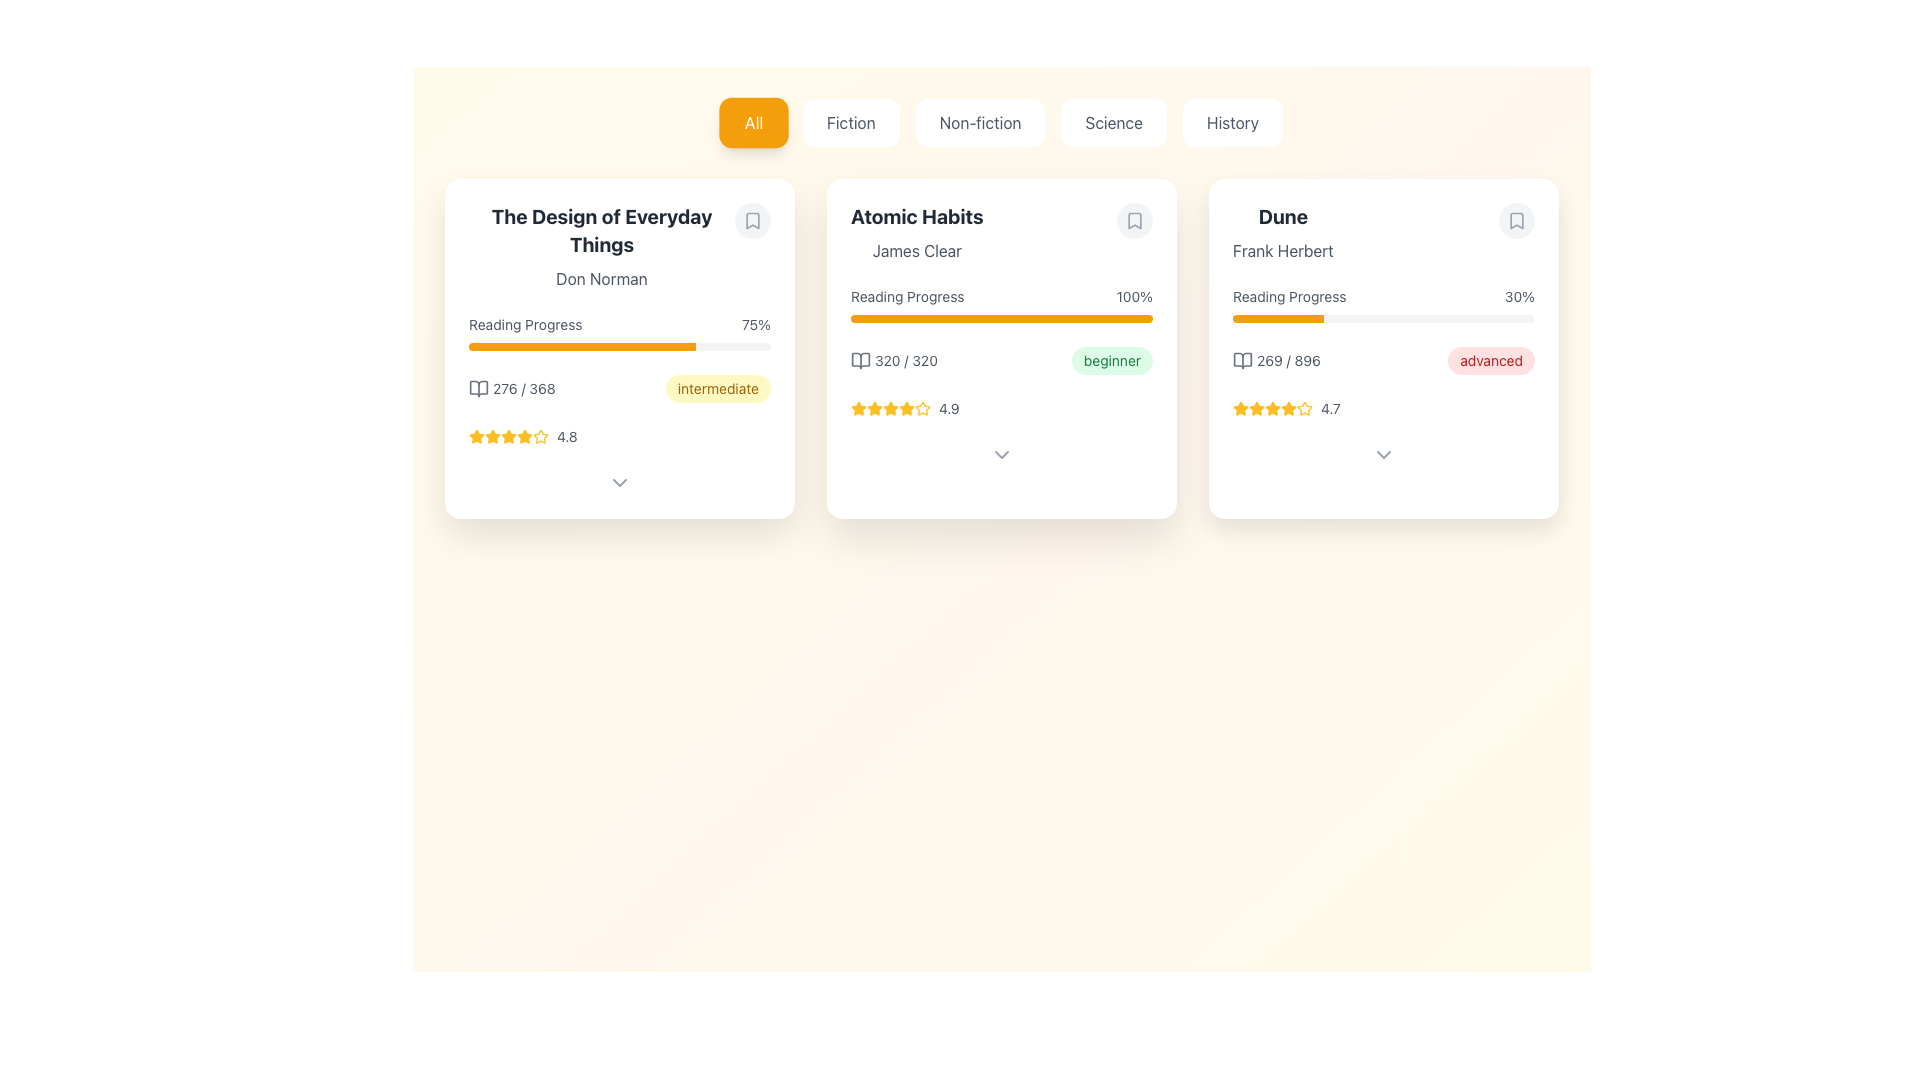  What do you see at coordinates (1134, 220) in the screenshot?
I see `the bookmark icon button located at the top-right corner of the 'Atomic Habits' card` at bounding box center [1134, 220].